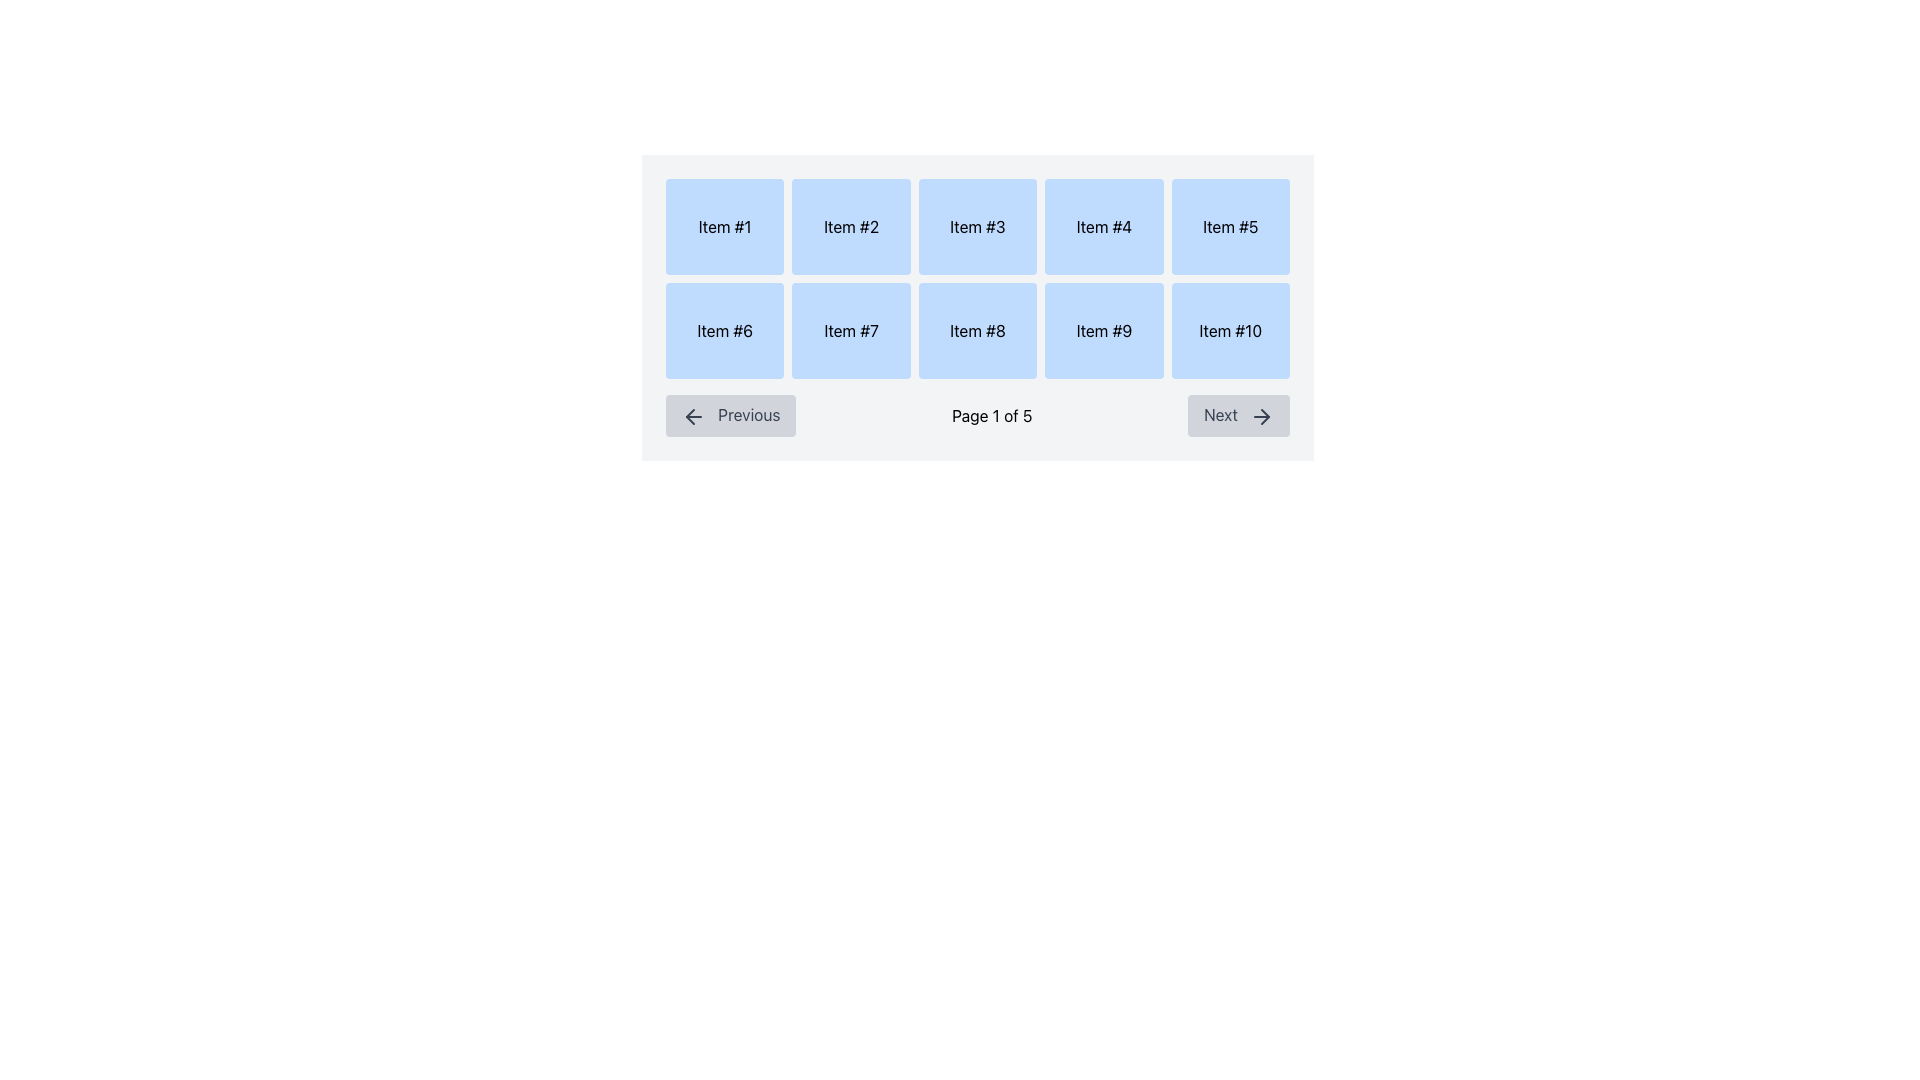  What do you see at coordinates (978, 414) in the screenshot?
I see `page information displayed at the center of the Pagination Control, which shows the current page status like 'Page 1 of 5'` at bounding box center [978, 414].